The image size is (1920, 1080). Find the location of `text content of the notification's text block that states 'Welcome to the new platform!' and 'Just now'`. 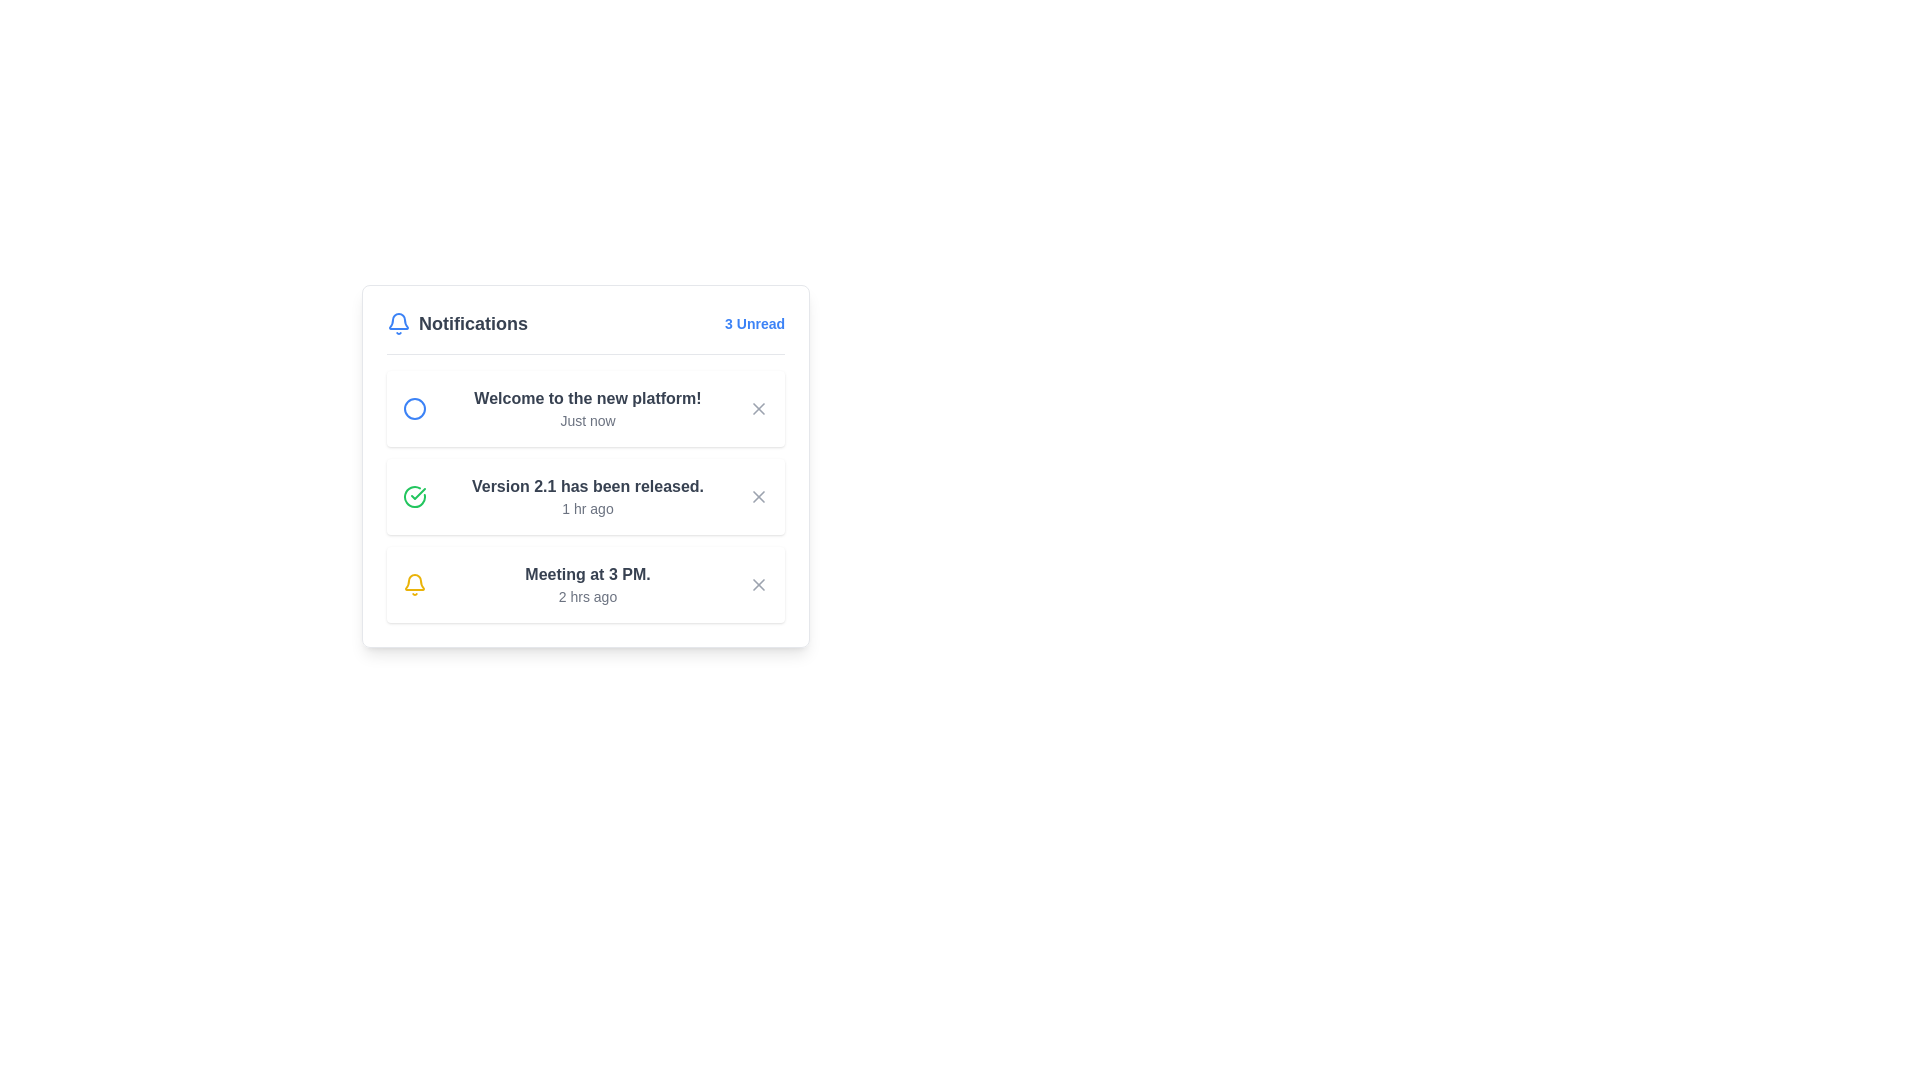

text content of the notification's text block that states 'Welcome to the new platform!' and 'Just now' is located at coordinates (587, 407).